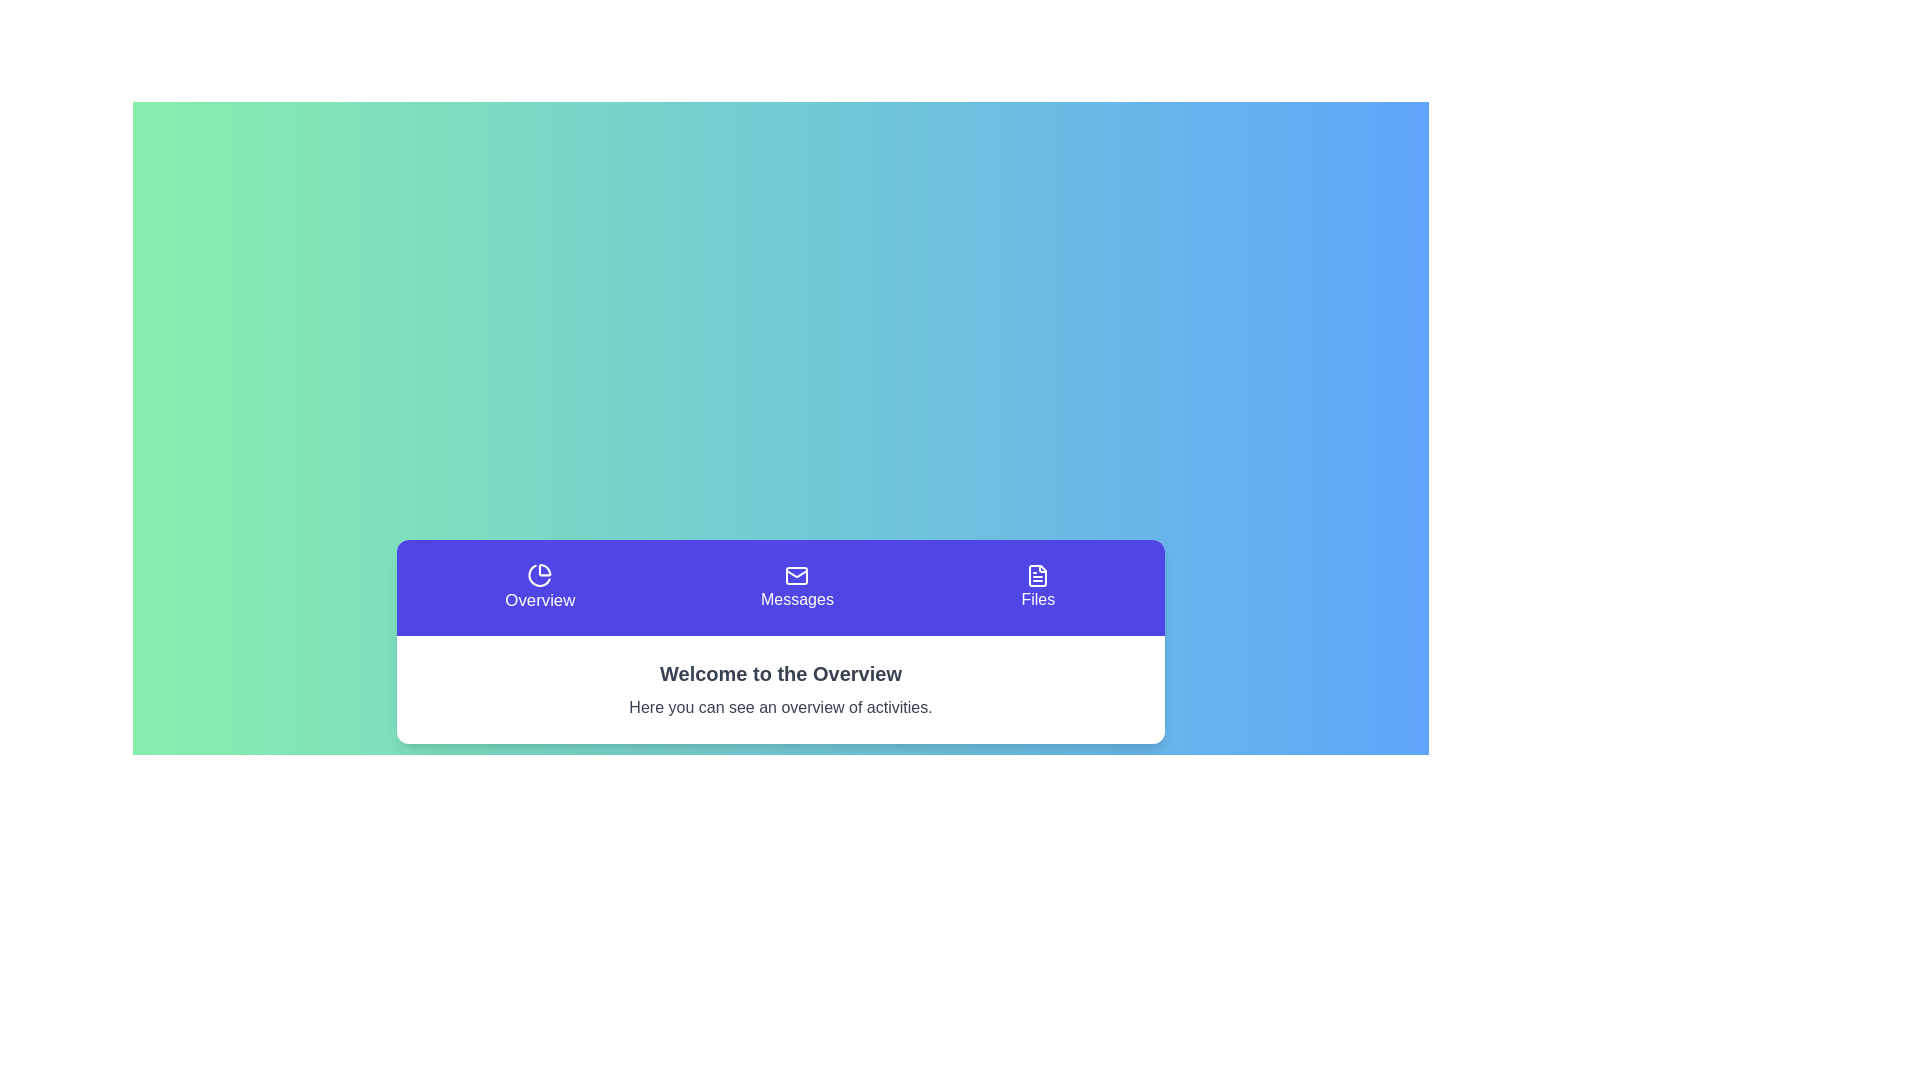 The image size is (1920, 1080). Describe the element at coordinates (1037, 586) in the screenshot. I see `the section button labeled Files` at that location.